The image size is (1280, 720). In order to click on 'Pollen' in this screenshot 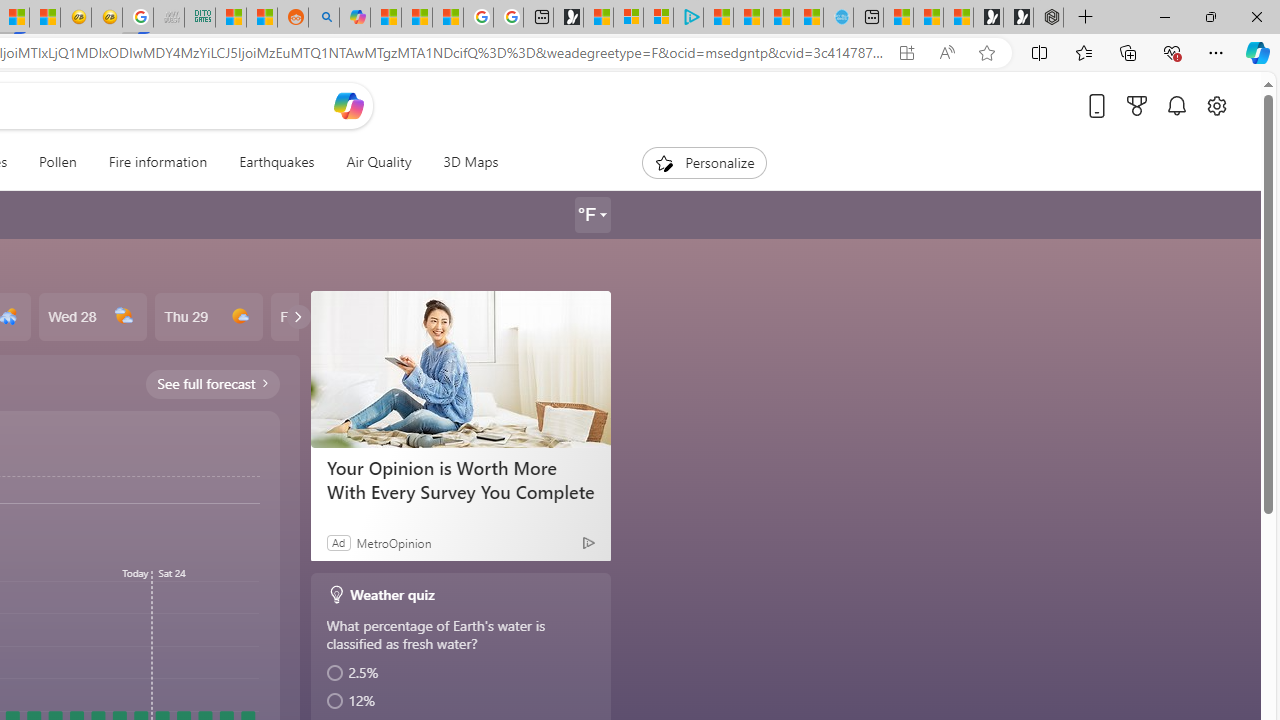, I will do `click(57, 162)`.